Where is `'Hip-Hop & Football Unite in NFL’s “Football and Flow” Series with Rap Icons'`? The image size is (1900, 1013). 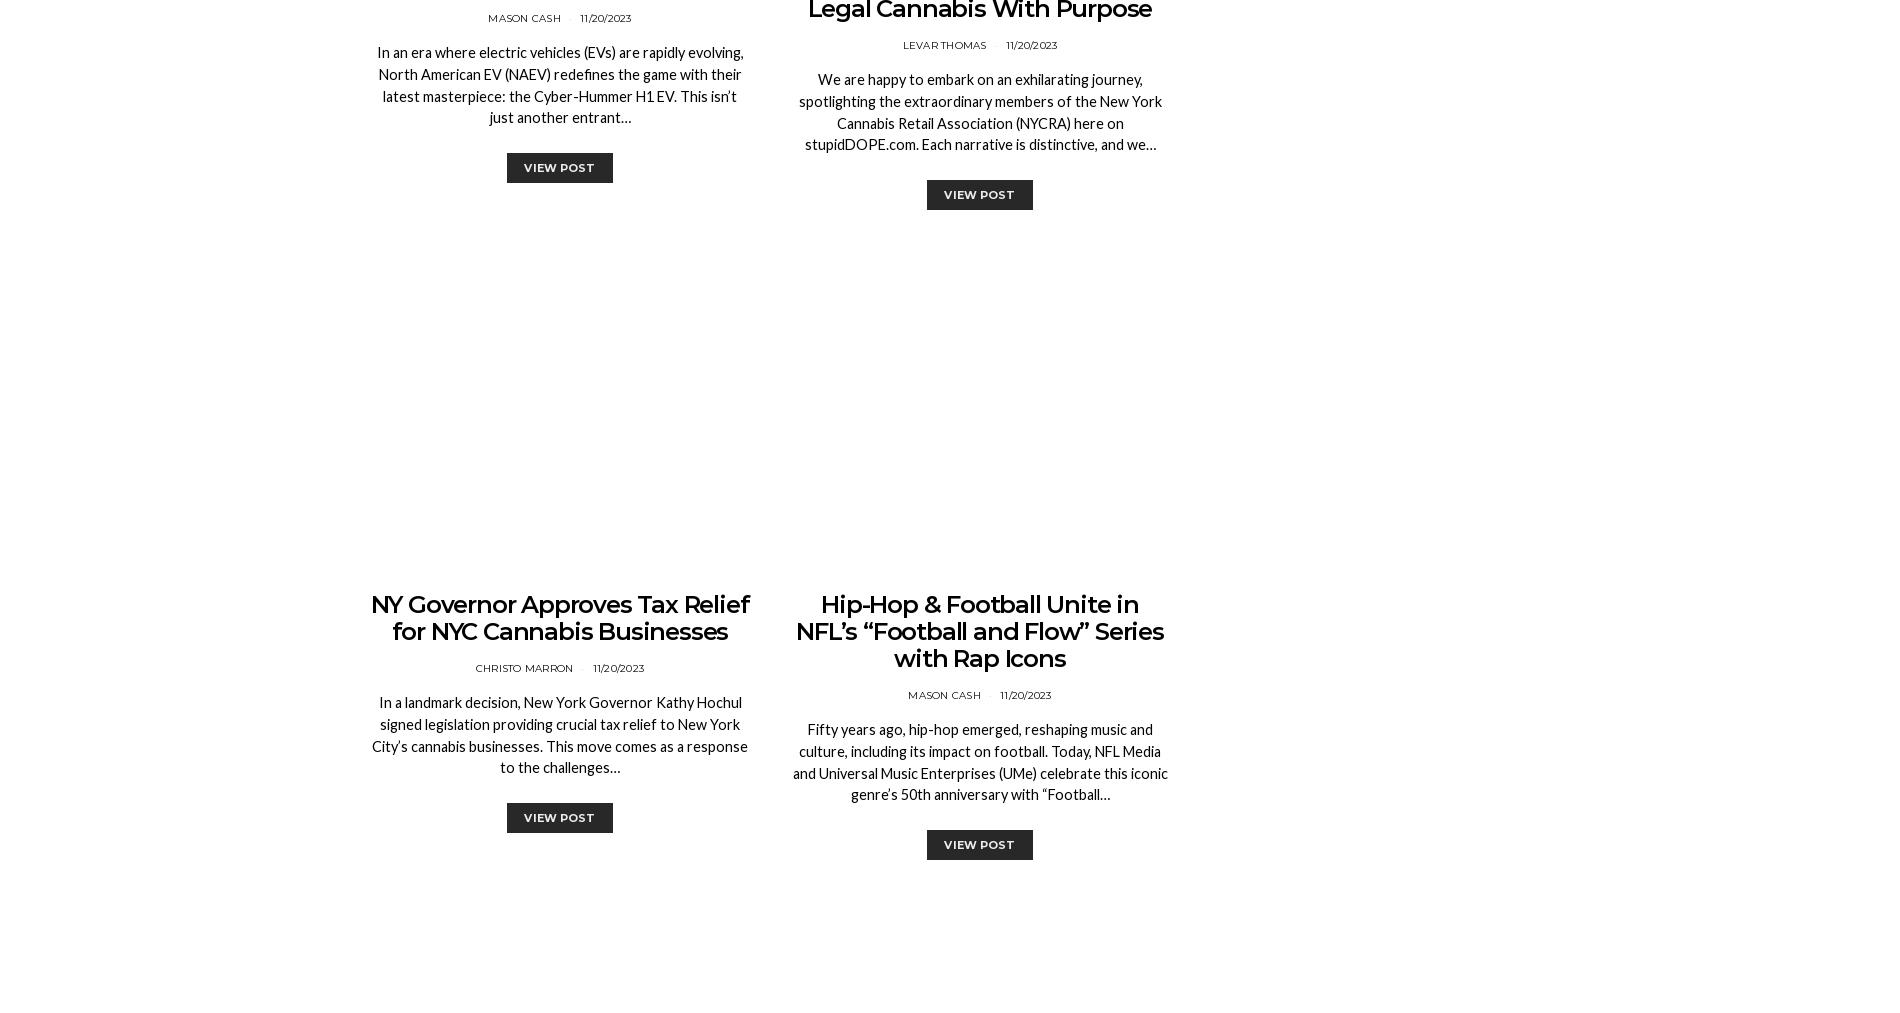
'Hip-Hop & Football Unite in NFL’s “Football and Flow” Series with Rap Icons' is located at coordinates (979, 630).